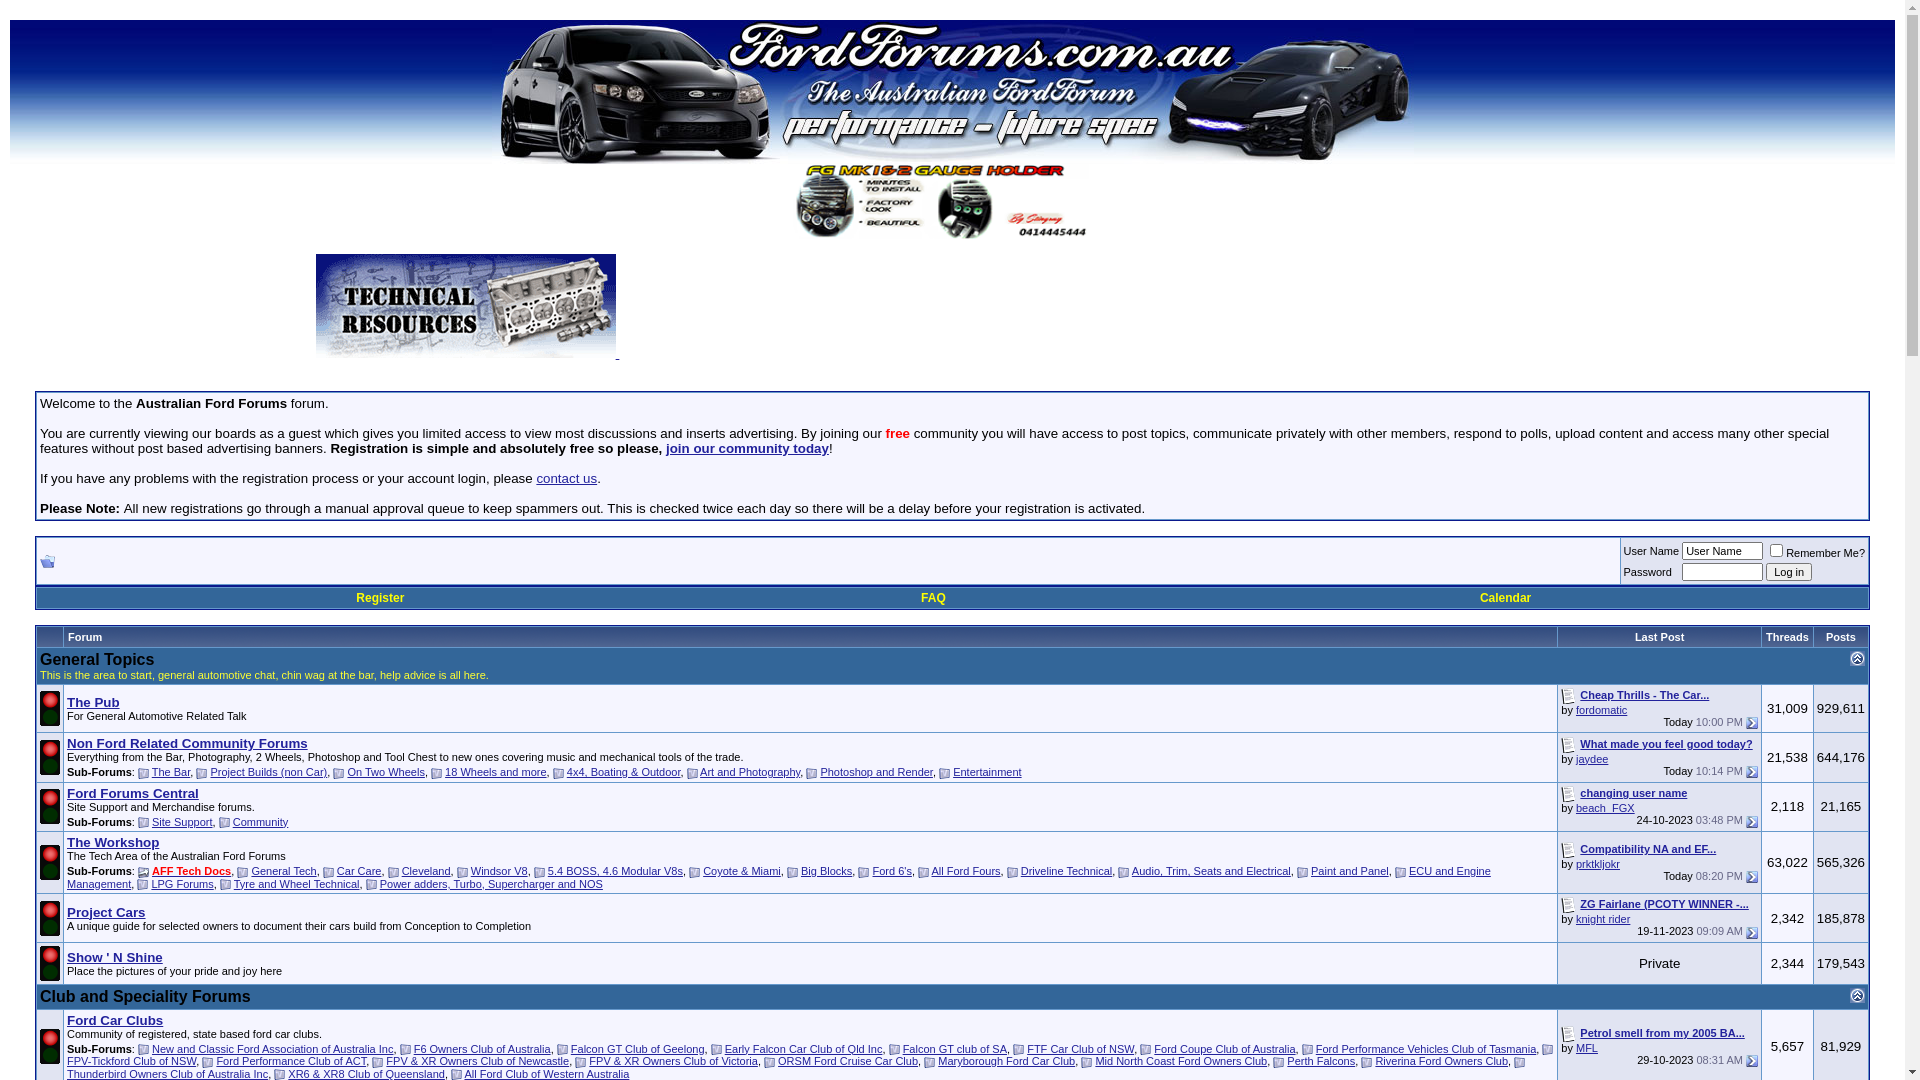  Describe the element at coordinates (1605, 806) in the screenshot. I see `'beach_FGX'` at that location.